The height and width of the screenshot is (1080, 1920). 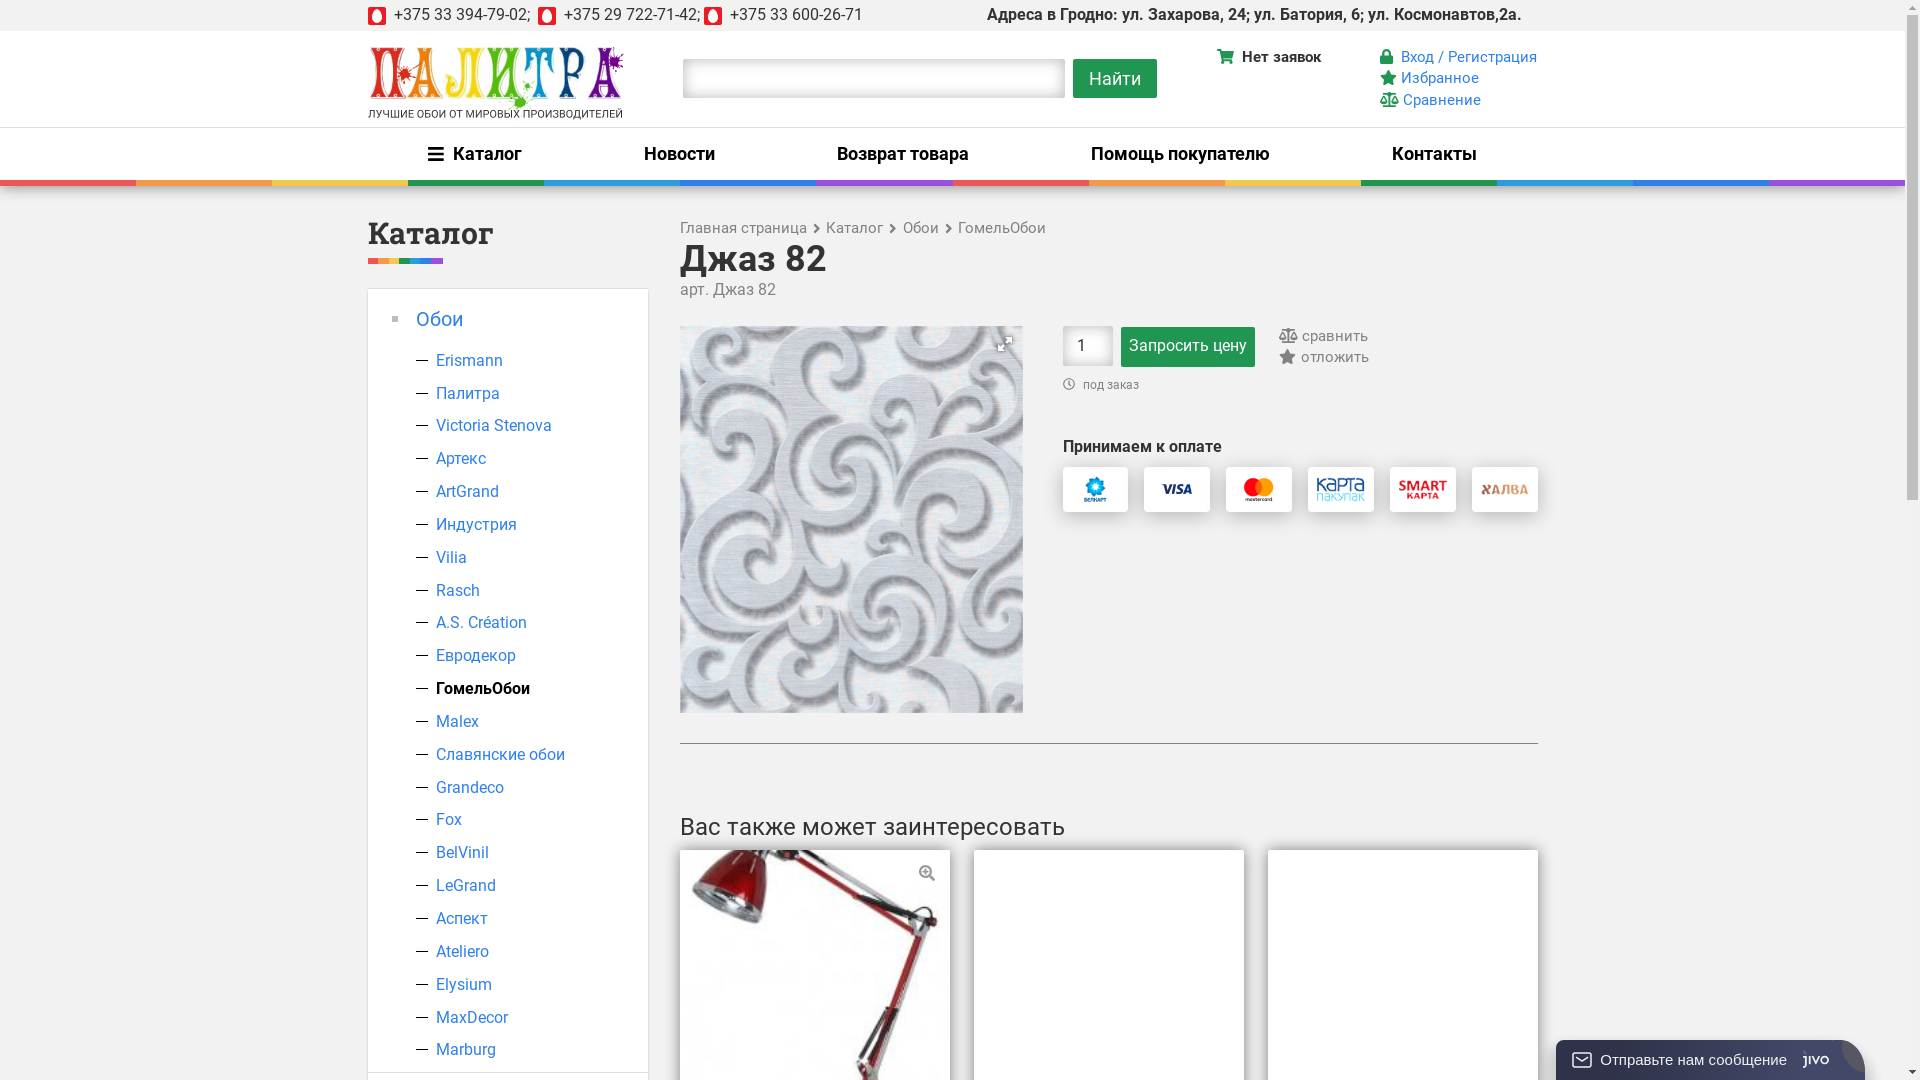 I want to click on 'Marburg', so click(x=464, y=1048).